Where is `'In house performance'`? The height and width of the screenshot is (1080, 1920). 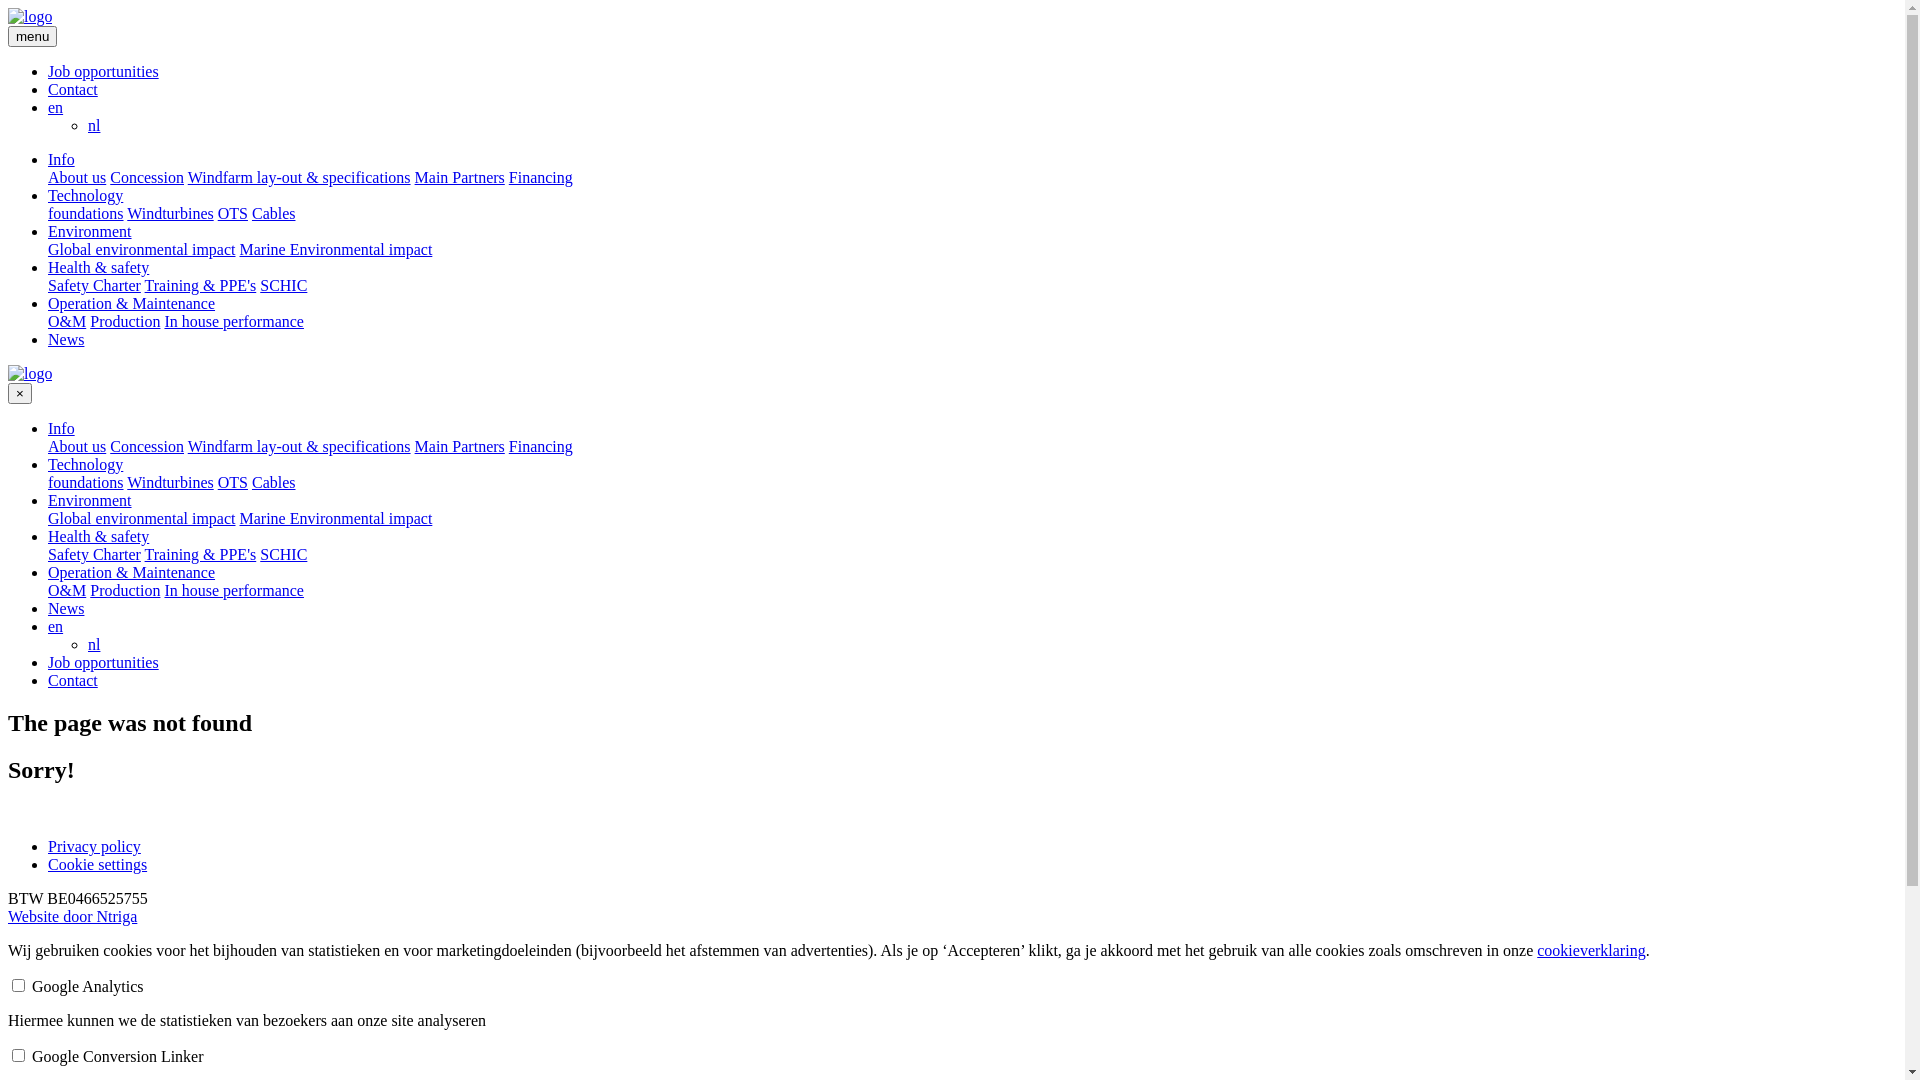 'In house performance' is located at coordinates (234, 589).